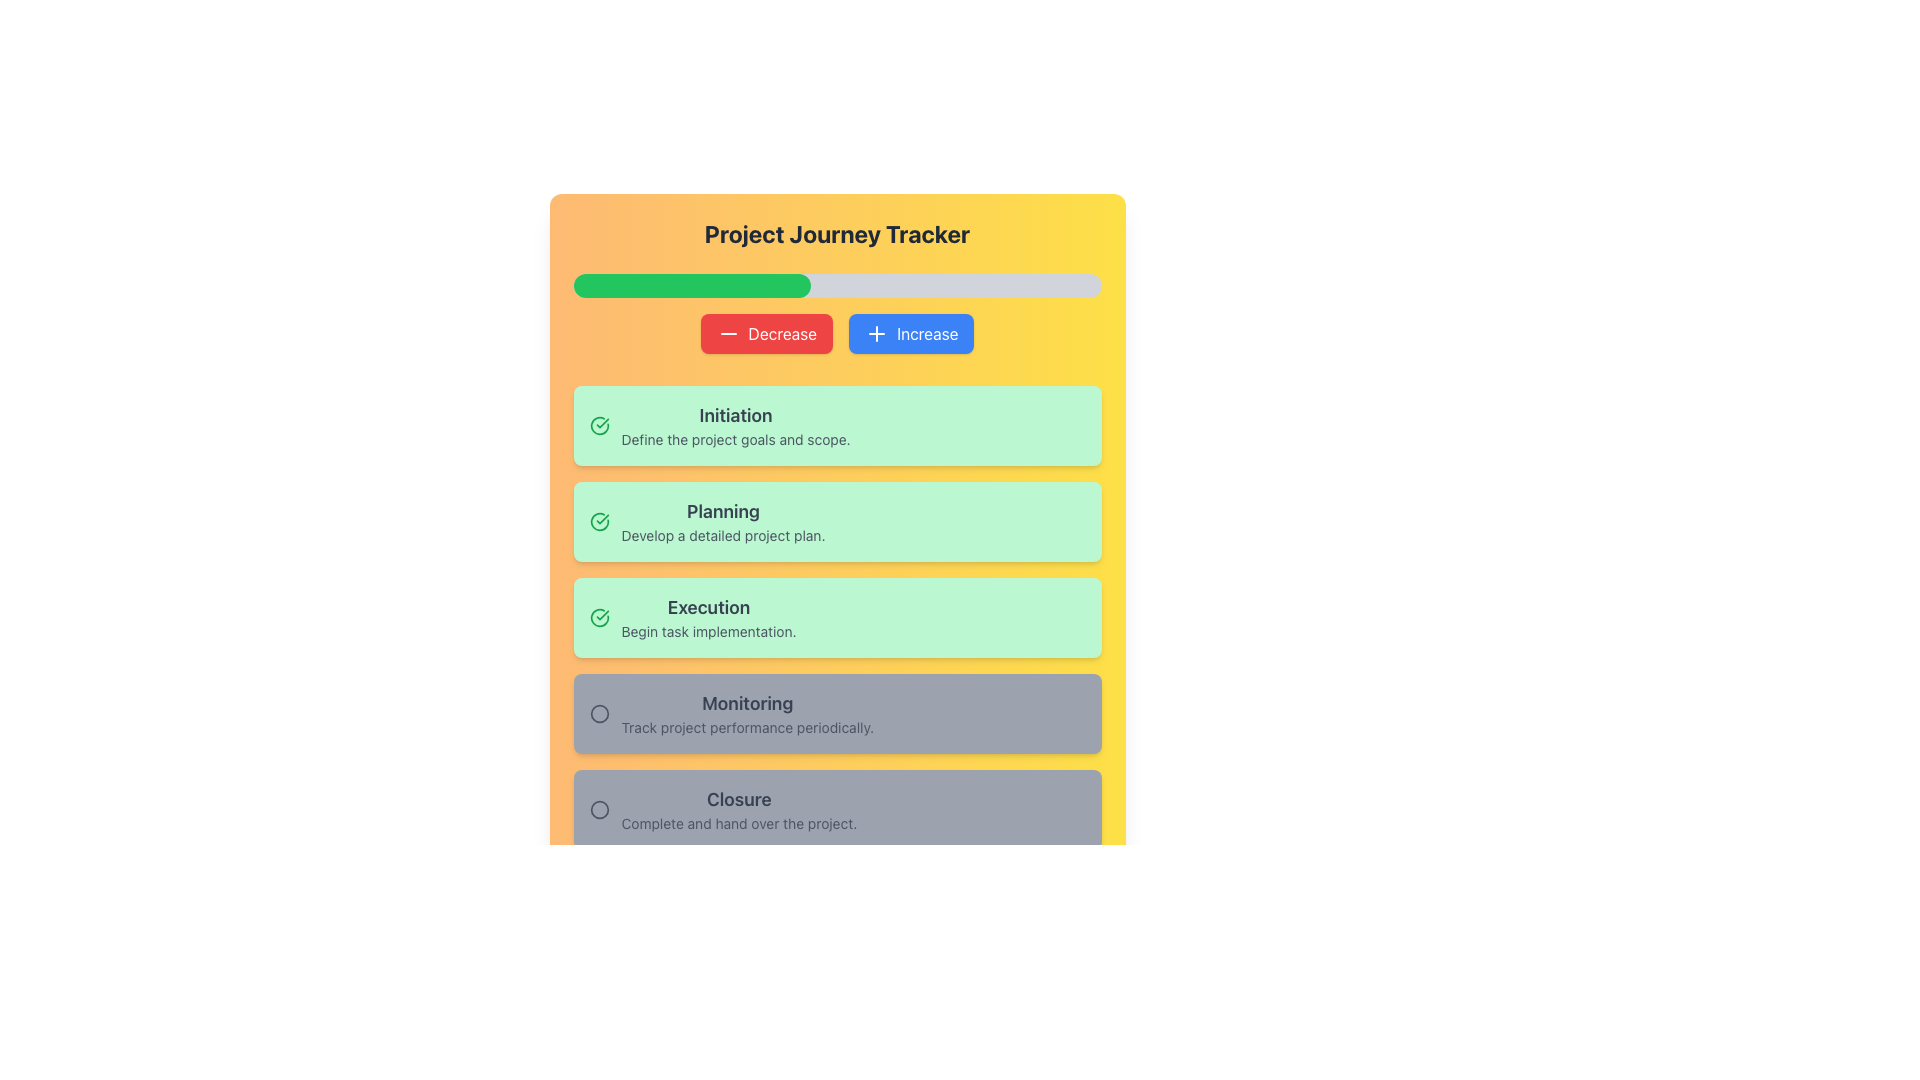  Describe the element at coordinates (598, 810) in the screenshot. I see `the Circular Status Indicator located in the 'Closure' section` at that location.